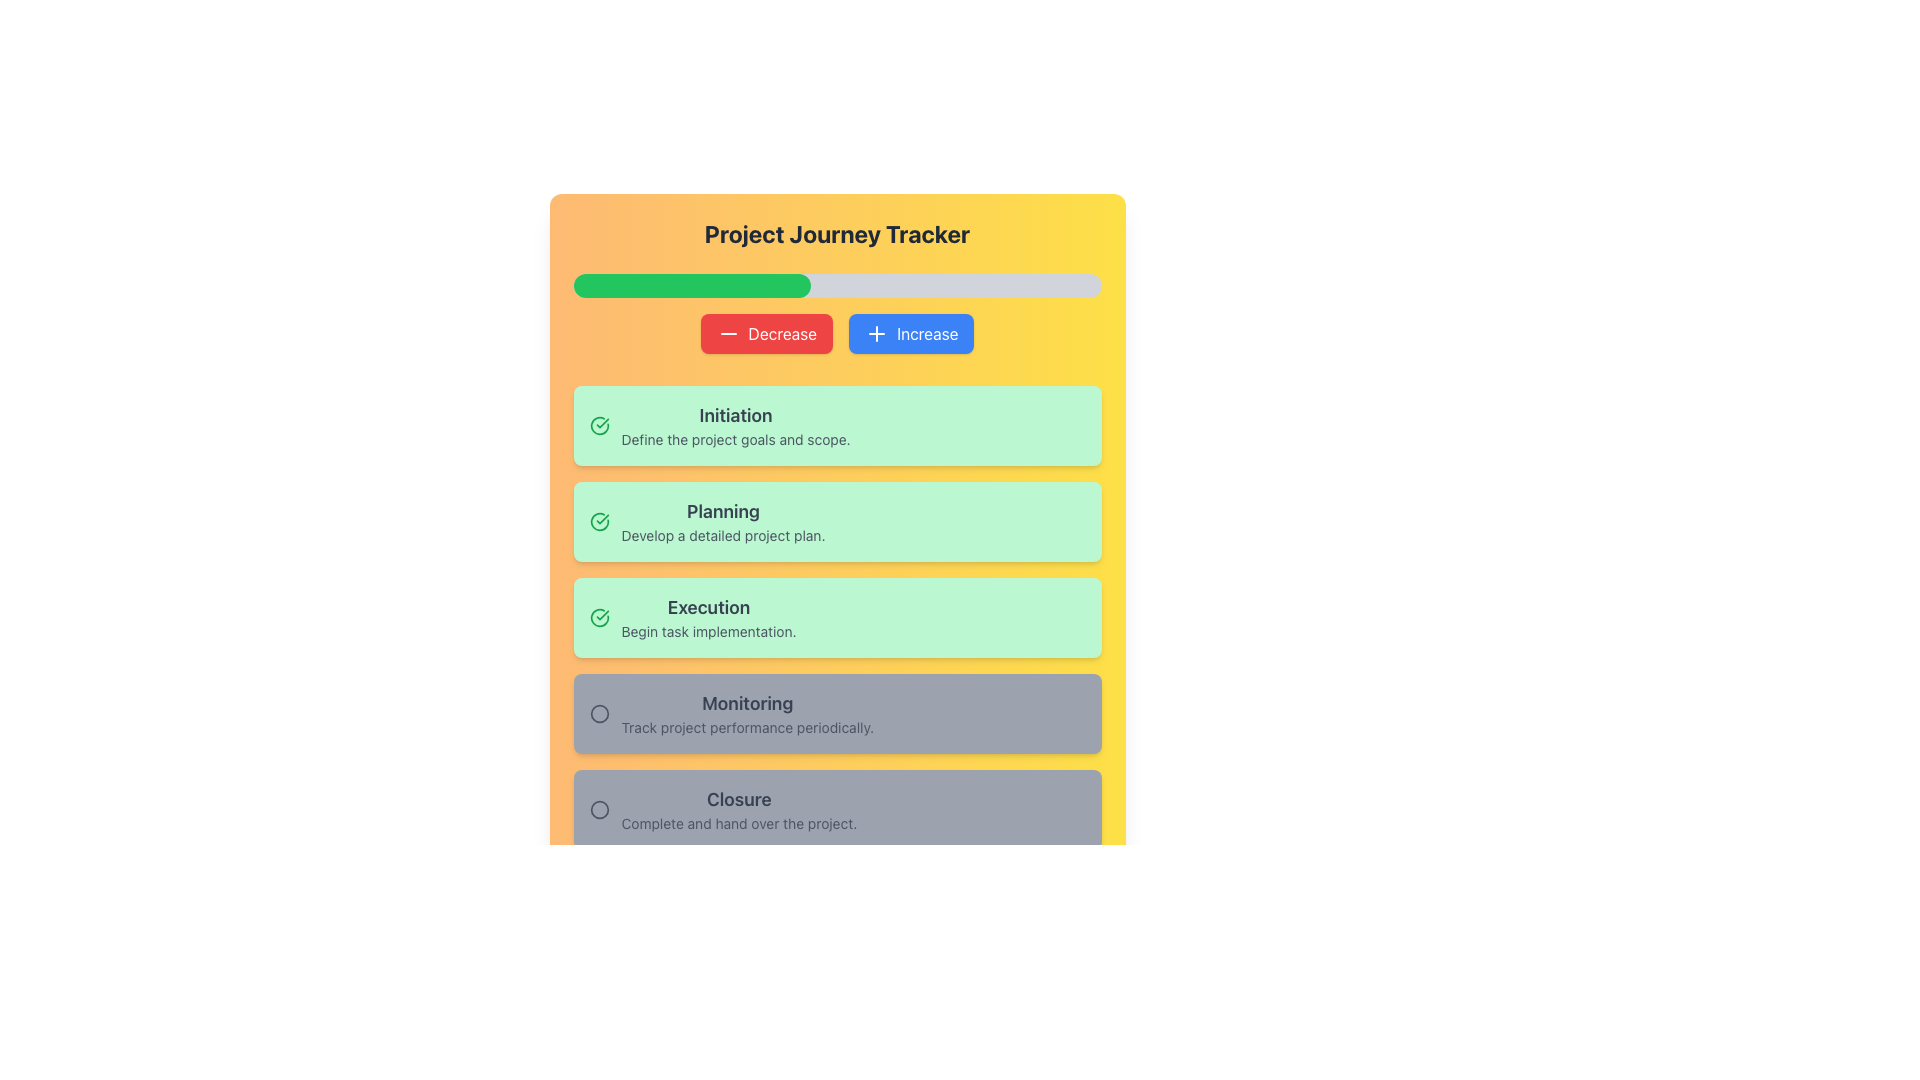  Describe the element at coordinates (598, 810) in the screenshot. I see `the Circular Status Indicator located in the 'Closure' section` at that location.